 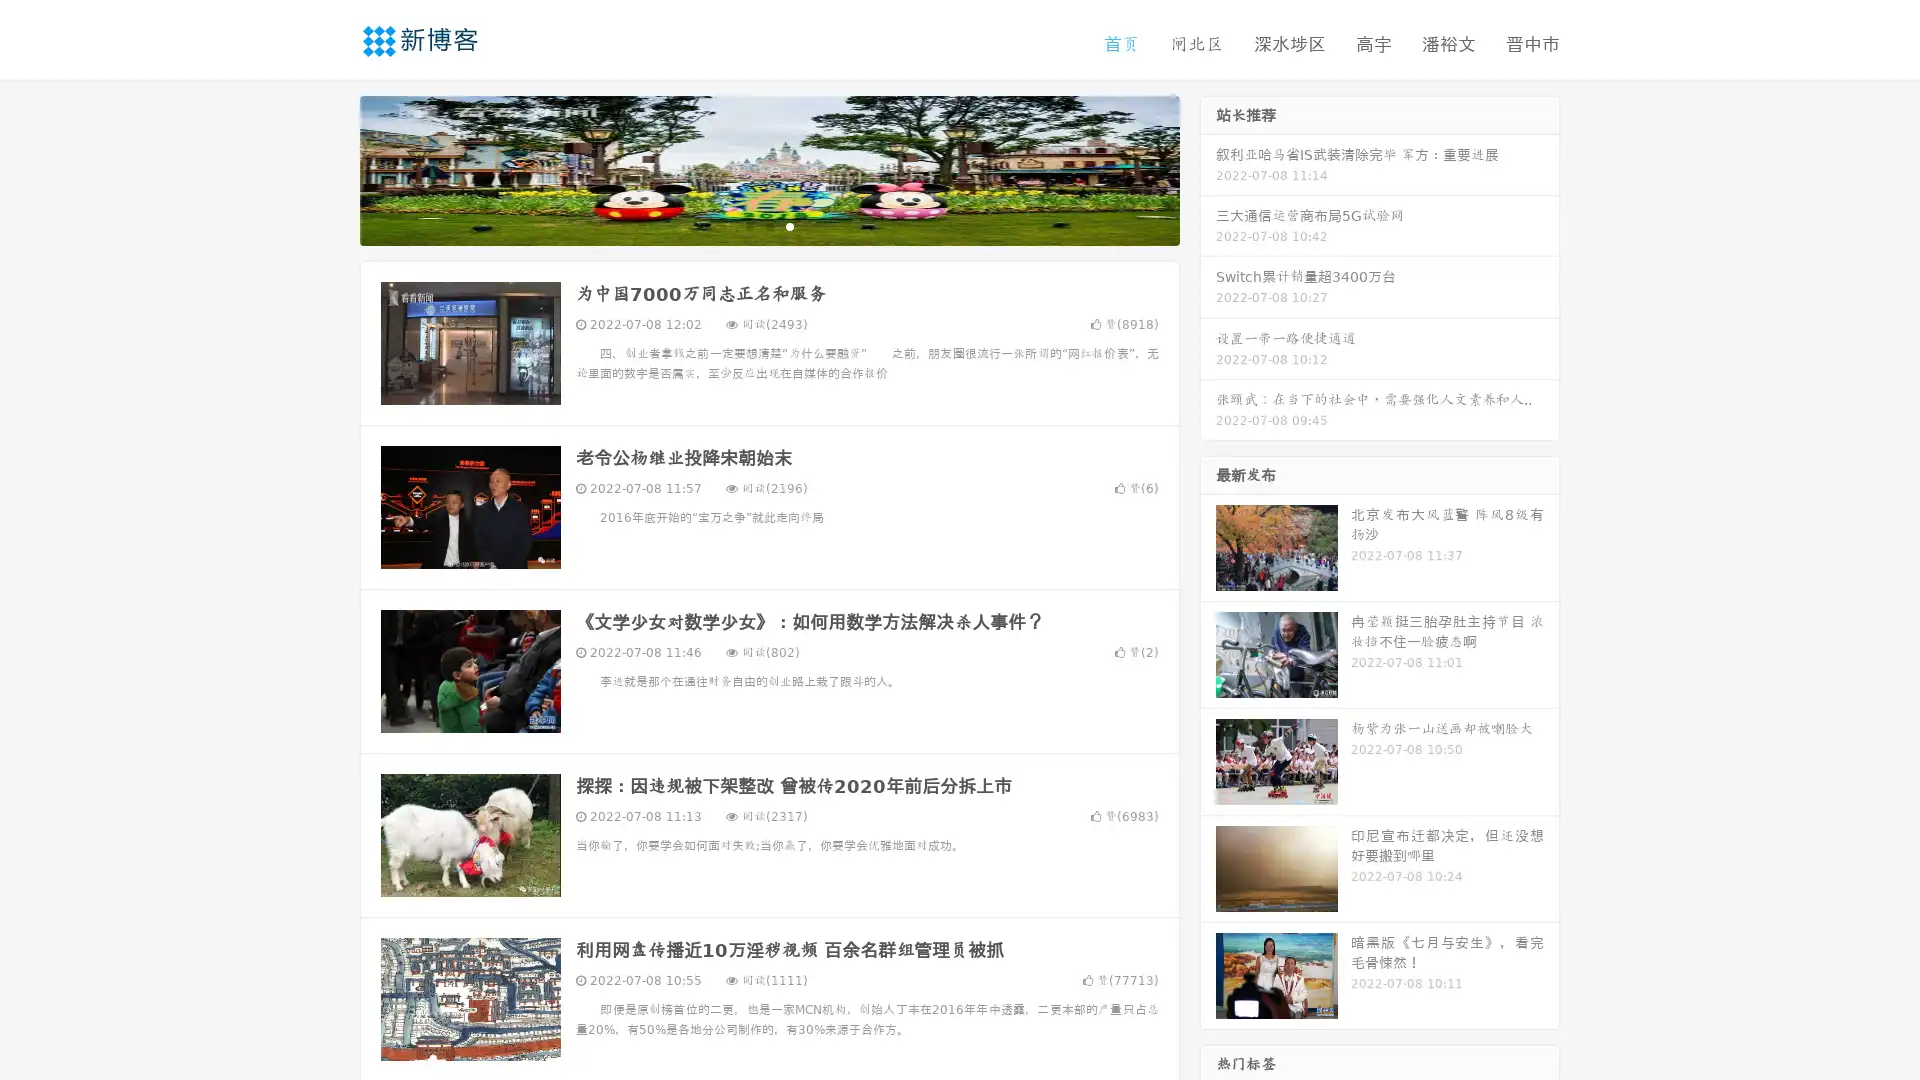 What do you see at coordinates (789, 225) in the screenshot?
I see `Go to slide 3` at bounding box center [789, 225].